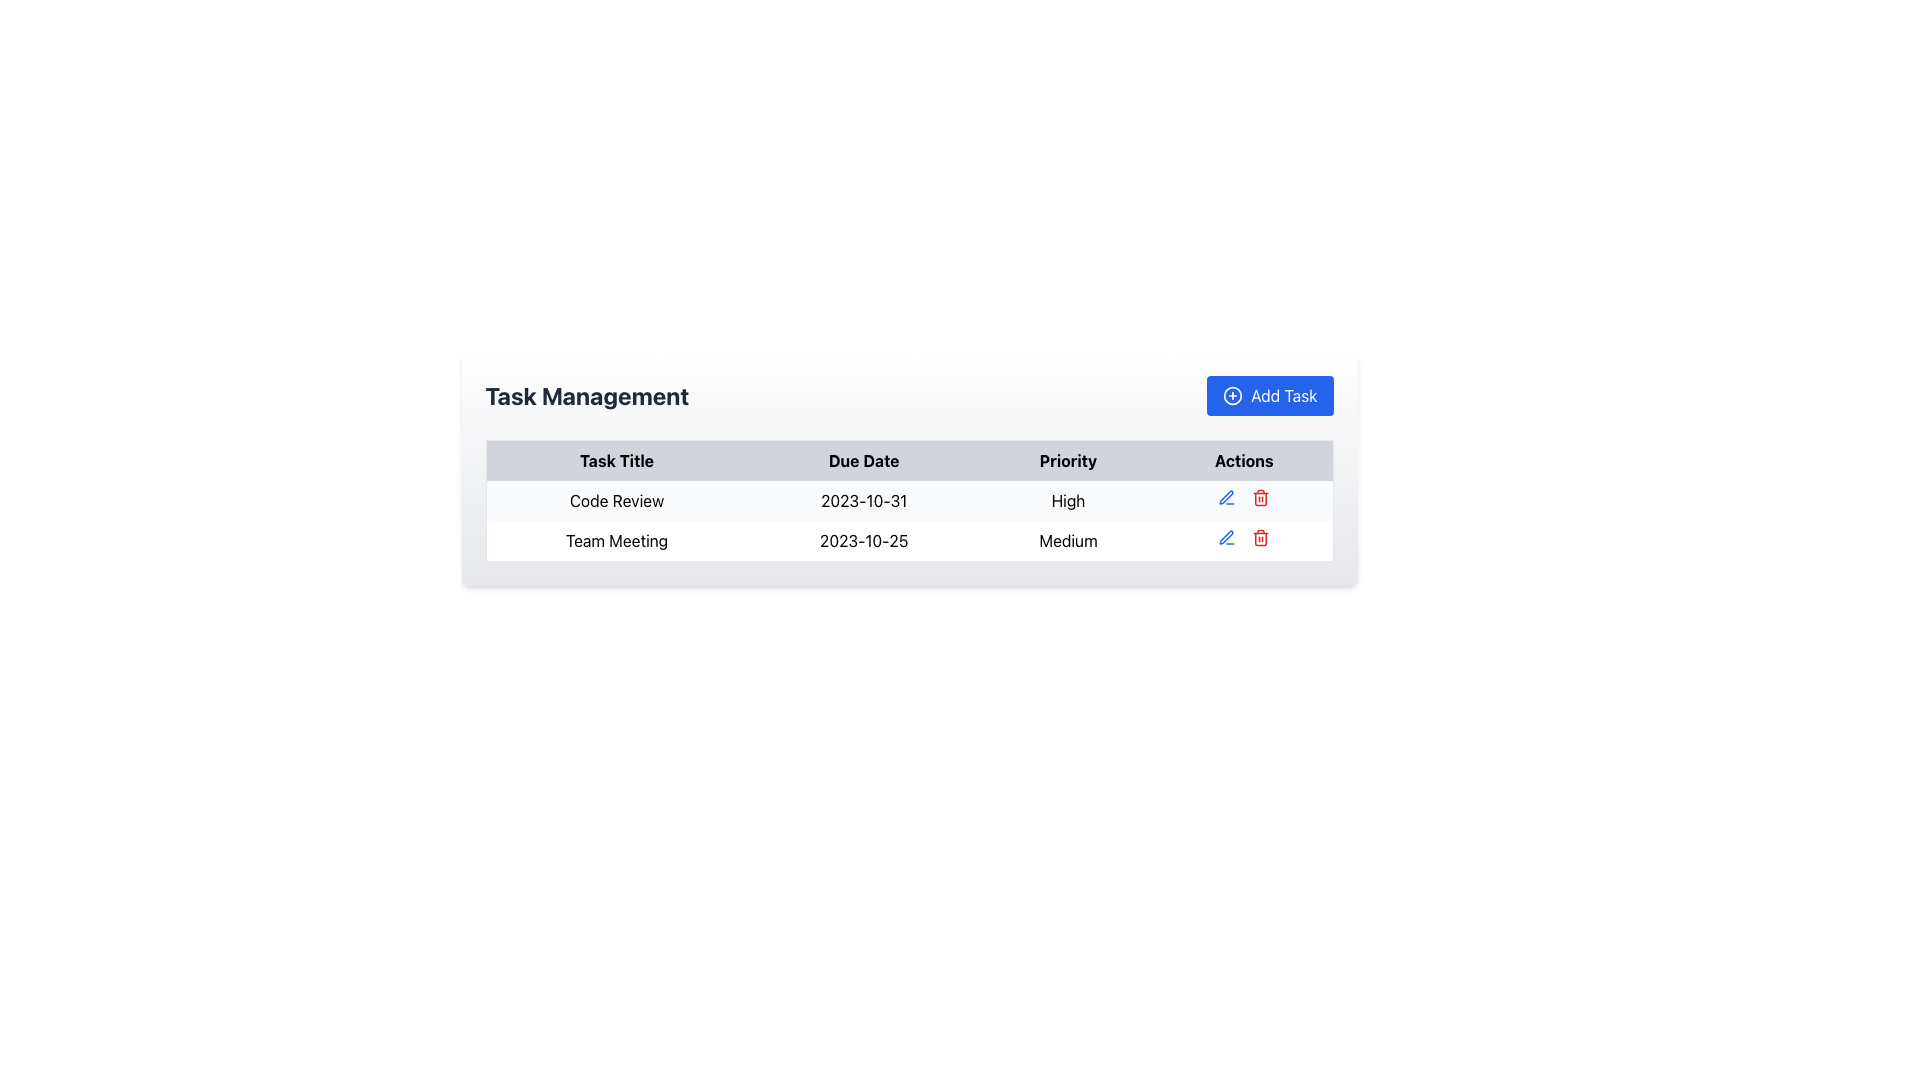 This screenshot has width=1920, height=1080. Describe the element at coordinates (586, 396) in the screenshot. I see `text label displaying 'Task Management', which is bold and large-sized, positioned at the top-left of the header section above the task list` at that location.